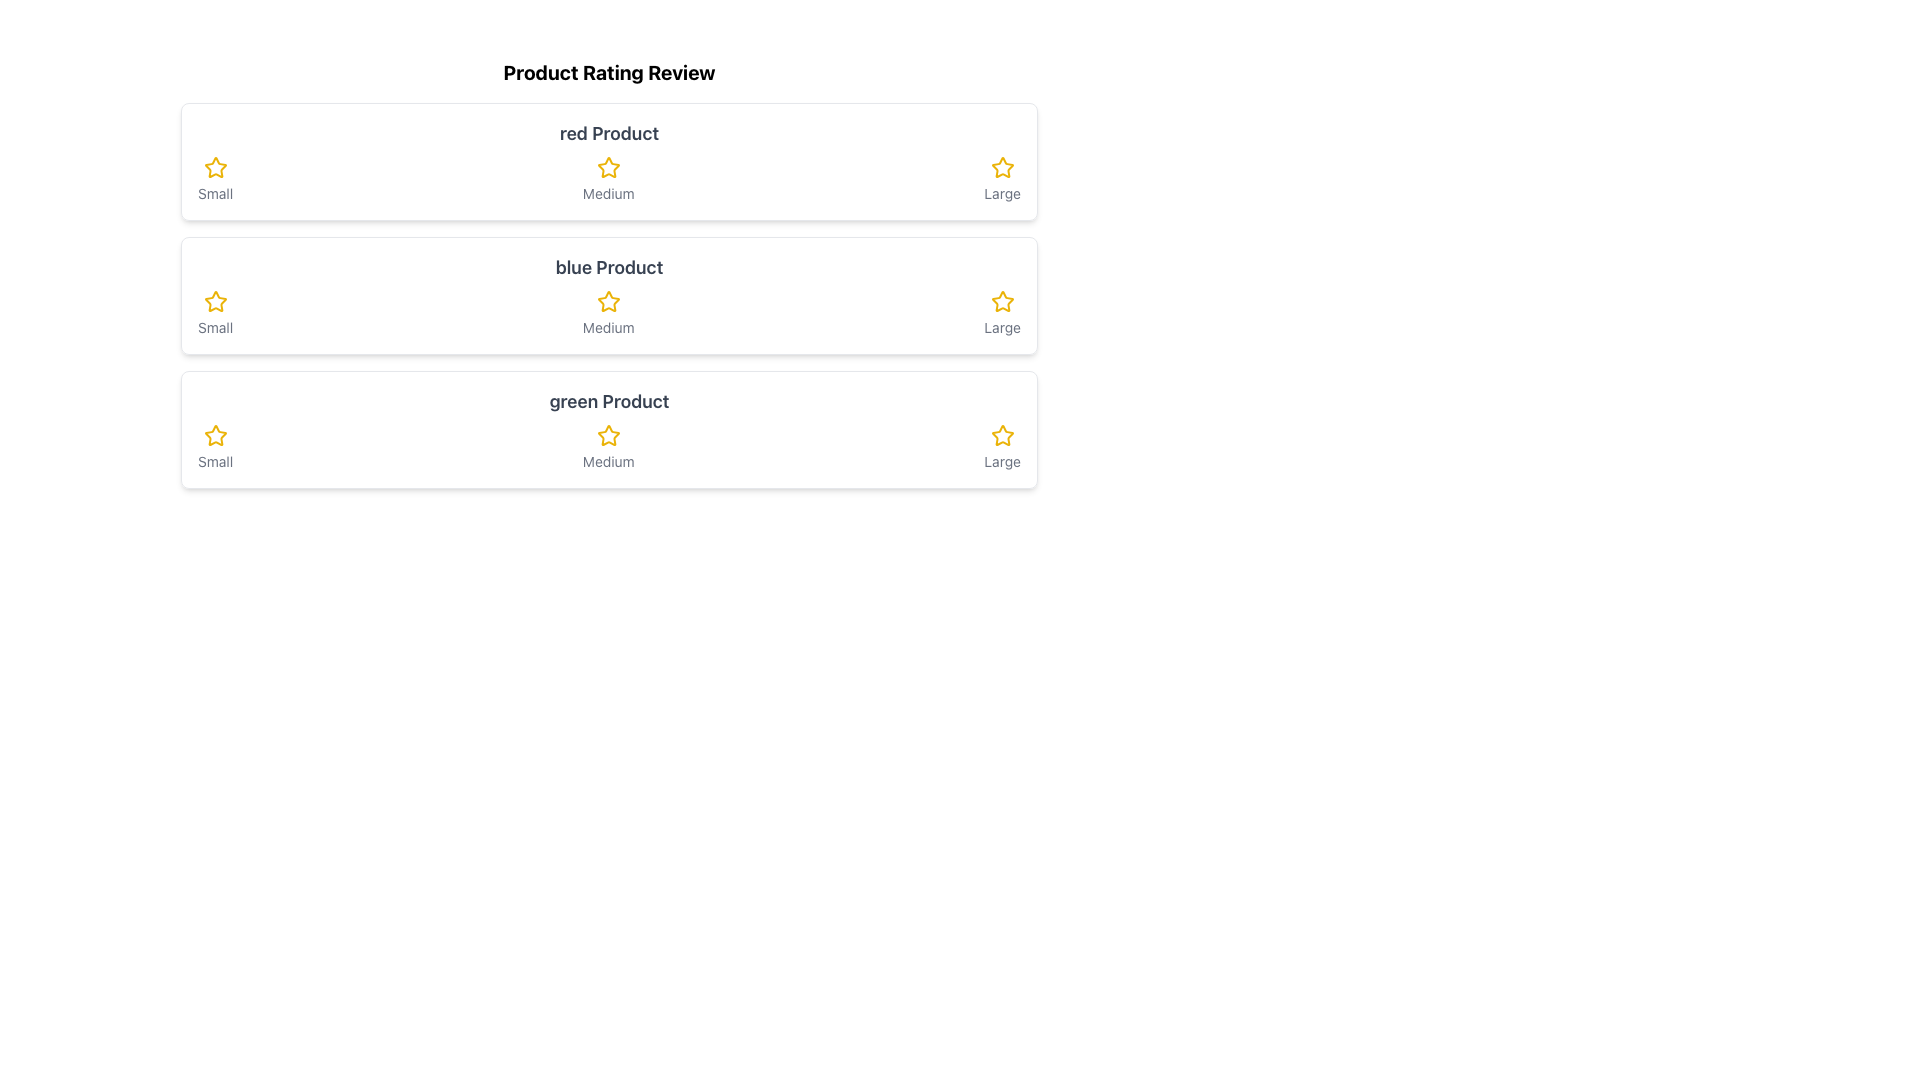 The height and width of the screenshot is (1080, 1920). What do you see at coordinates (1002, 434) in the screenshot?
I see `the yellow star icon located under the 'Large' category in the 'green Product' row, which is positioned in the bottom-most card of a stacked list` at bounding box center [1002, 434].